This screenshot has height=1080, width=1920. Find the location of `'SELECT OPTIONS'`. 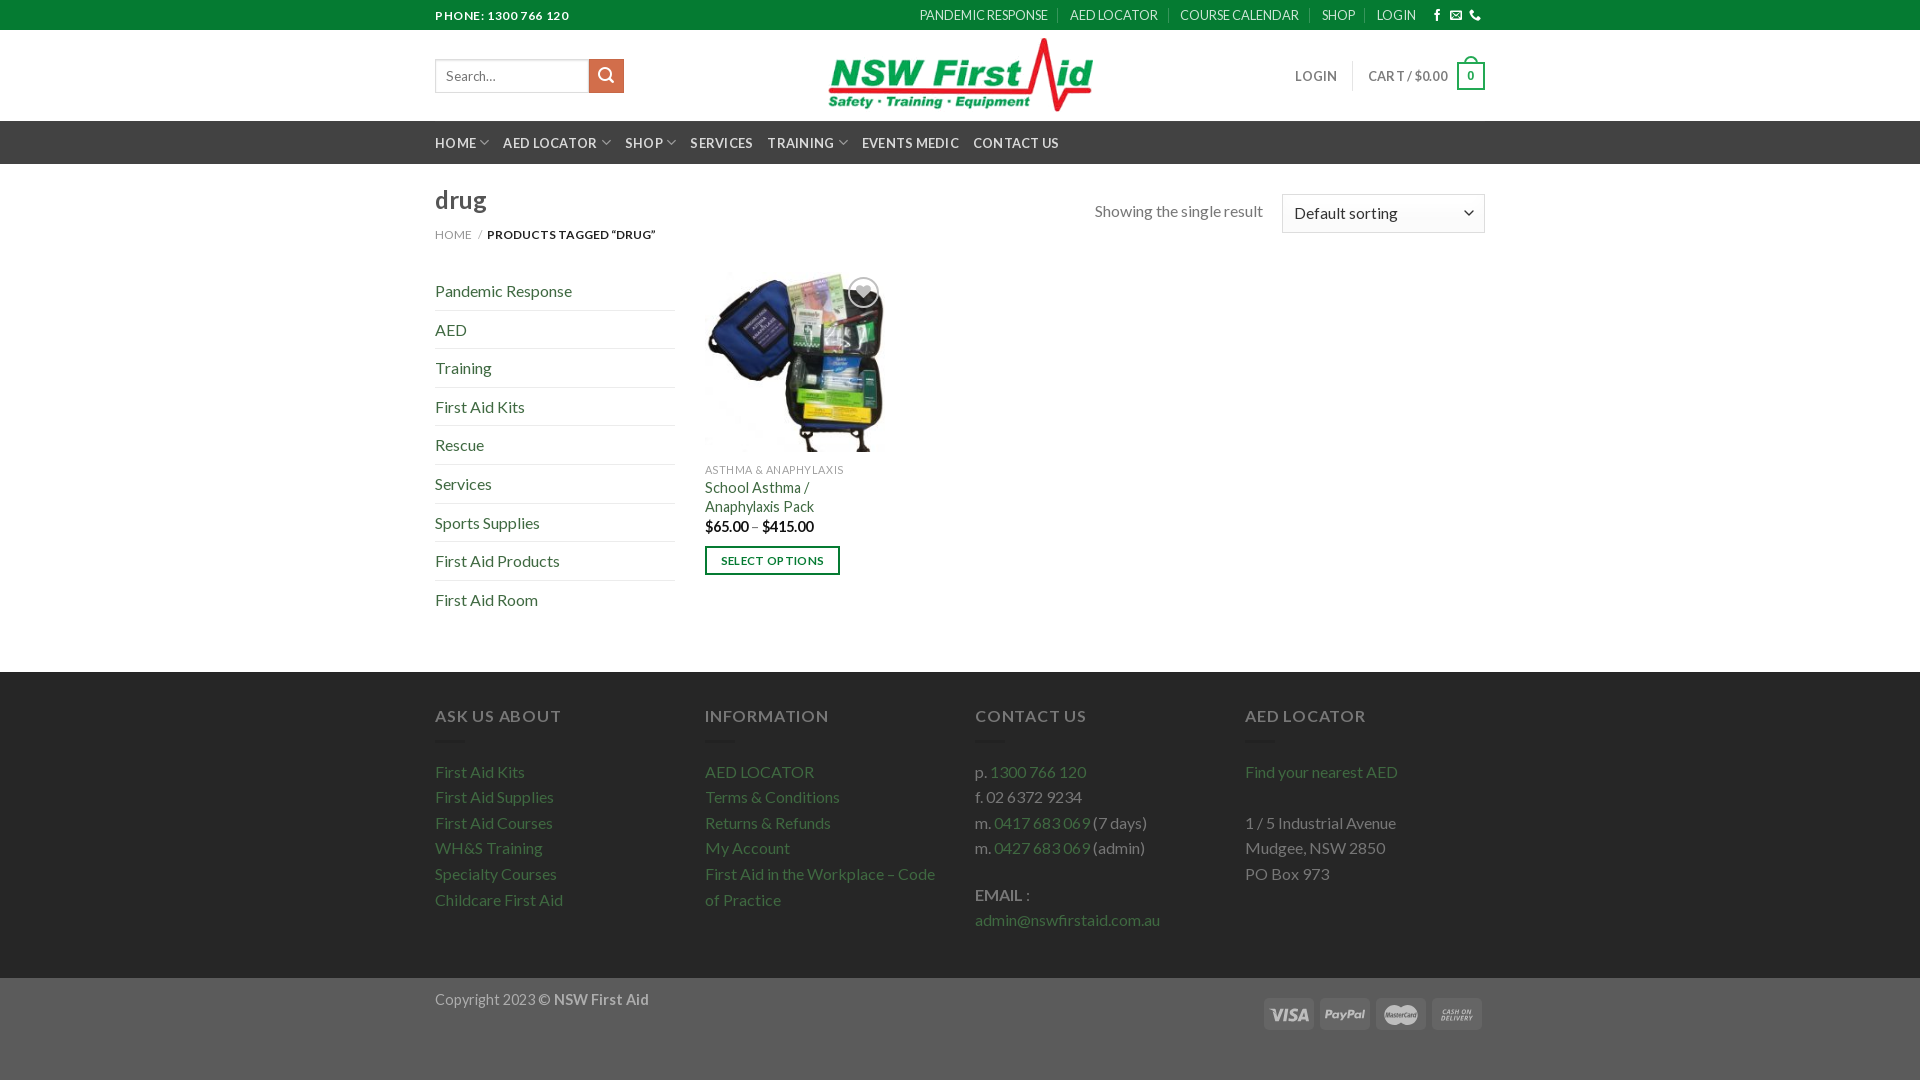

'SELECT OPTIONS' is located at coordinates (771, 560).